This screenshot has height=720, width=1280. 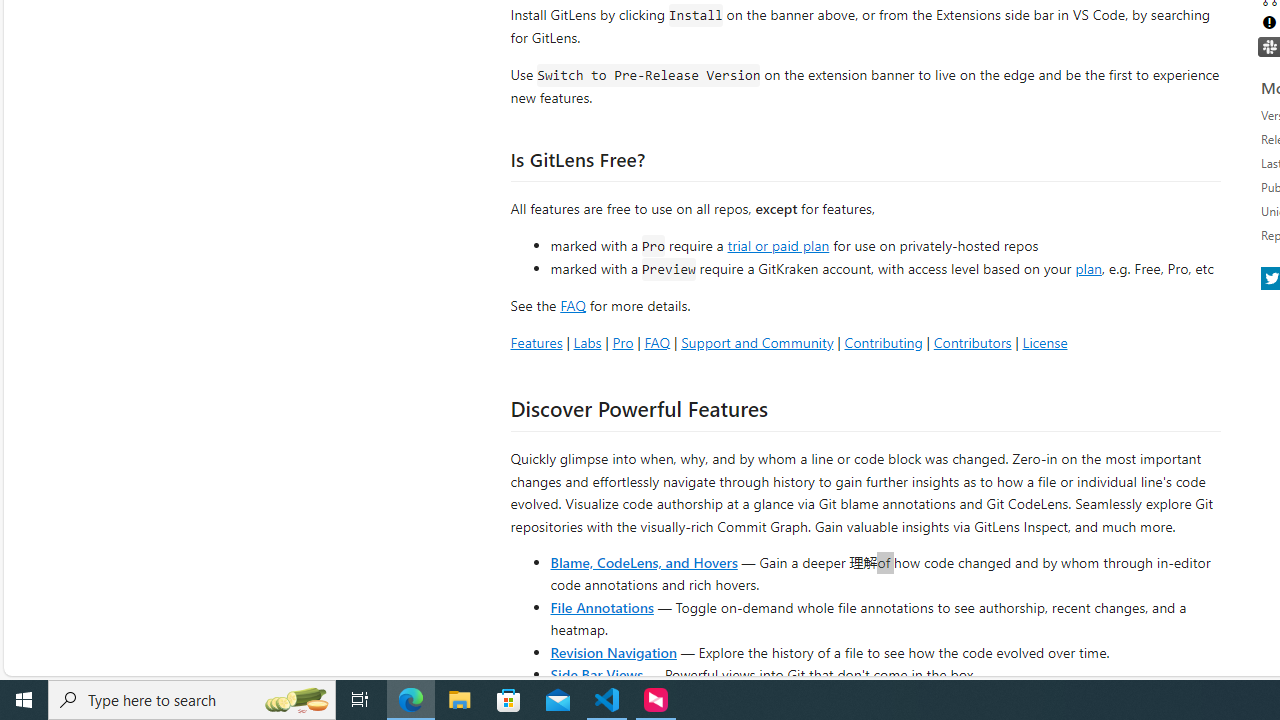 What do you see at coordinates (972, 341) in the screenshot?
I see `'Contributors'` at bounding box center [972, 341].